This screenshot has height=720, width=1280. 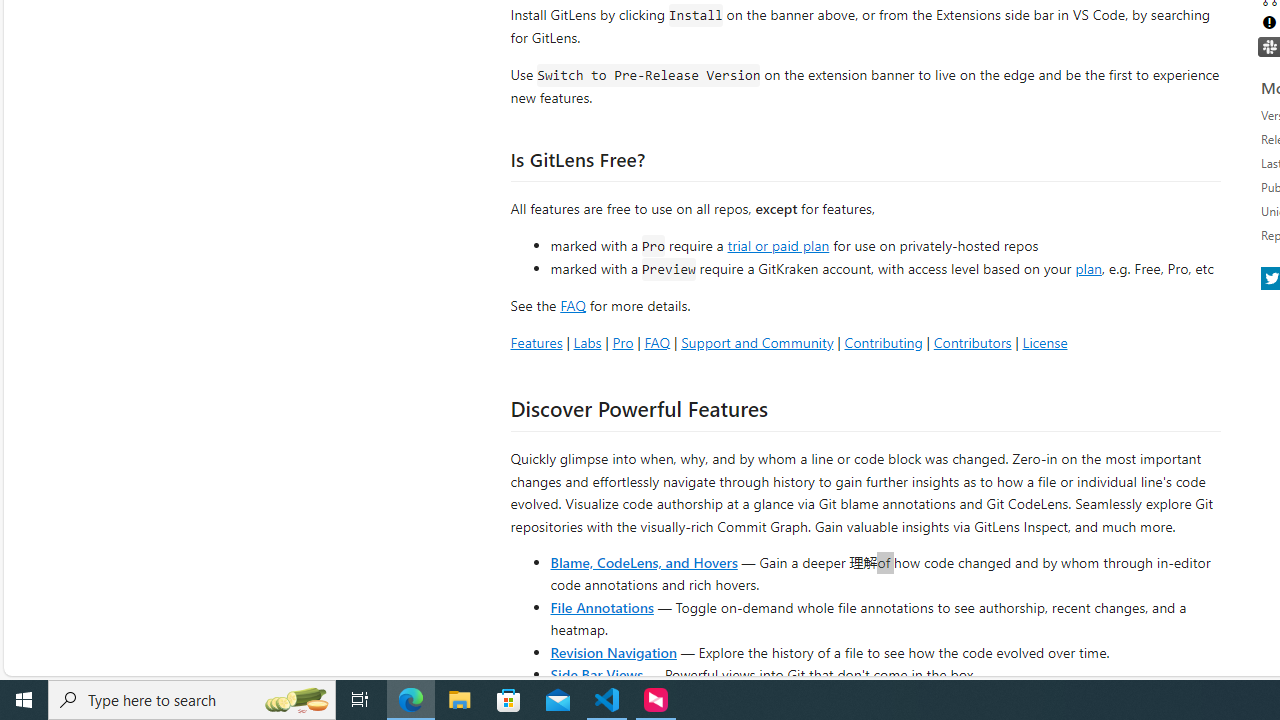 What do you see at coordinates (972, 341) in the screenshot?
I see `'Contributors'` at bounding box center [972, 341].